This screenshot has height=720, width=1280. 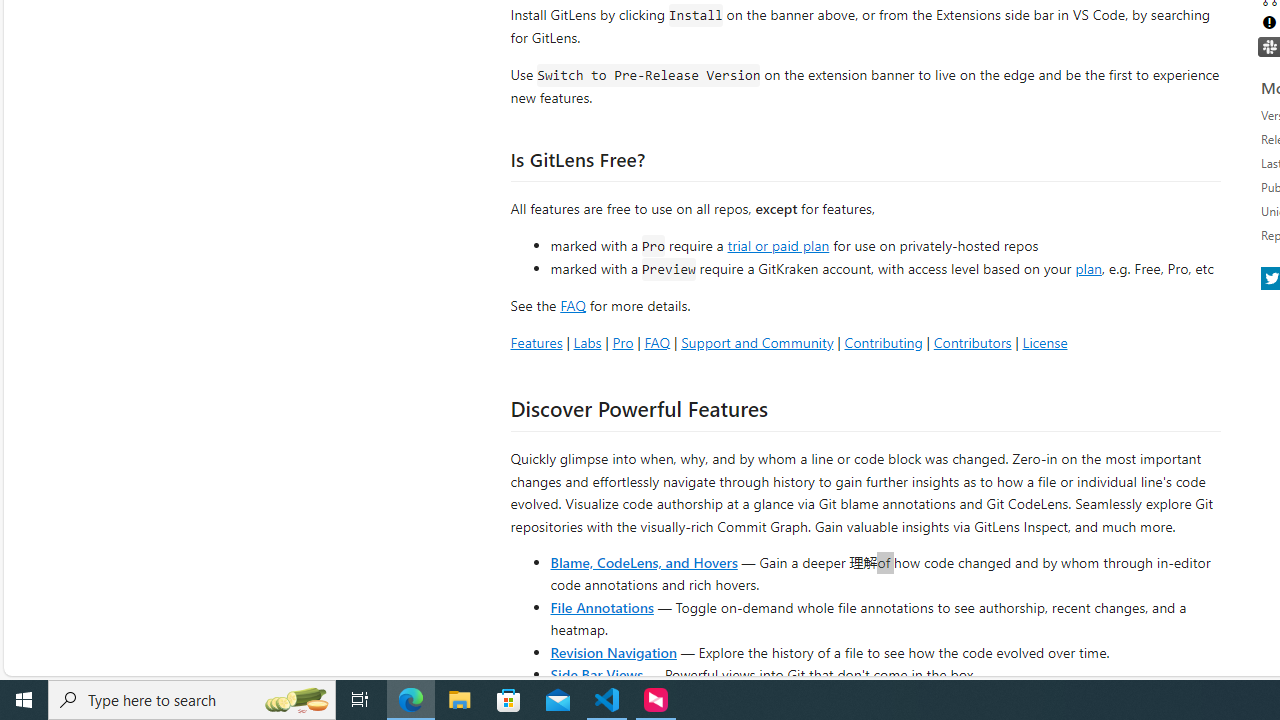 What do you see at coordinates (972, 341) in the screenshot?
I see `'Contributors'` at bounding box center [972, 341].